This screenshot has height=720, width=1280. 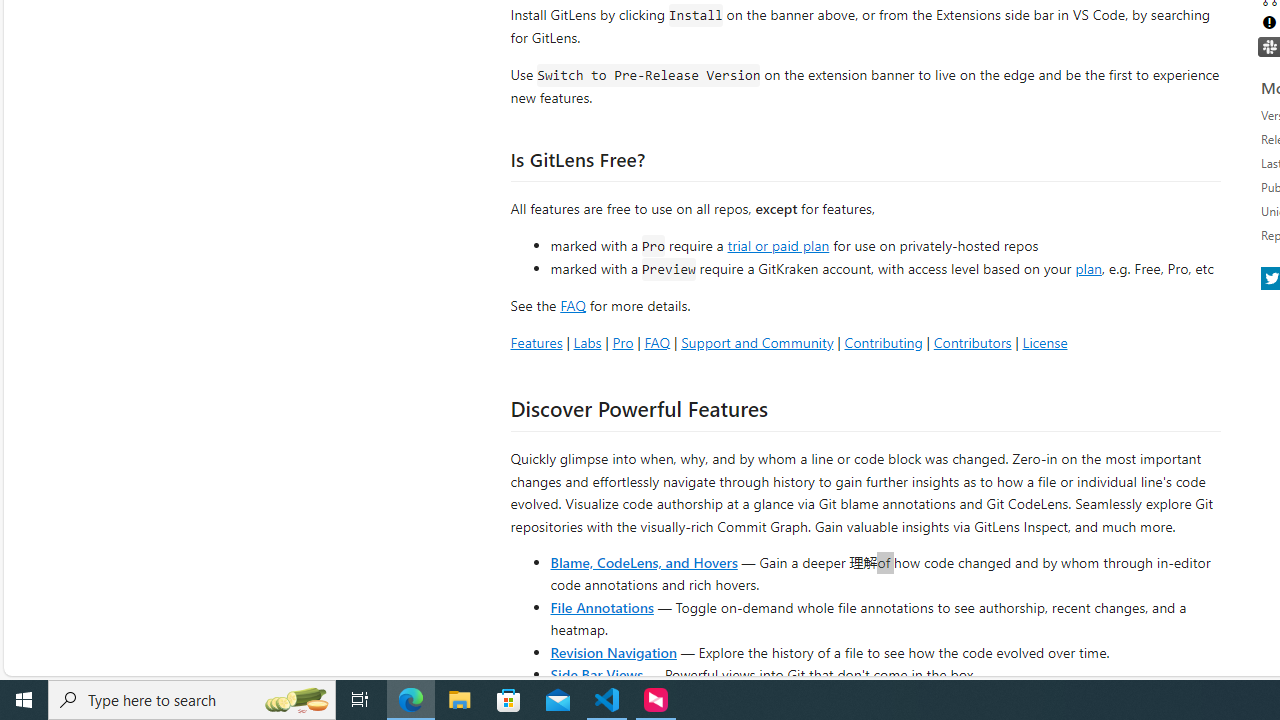 What do you see at coordinates (972, 341) in the screenshot?
I see `'Contributors'` at bounding box center [972, 341].